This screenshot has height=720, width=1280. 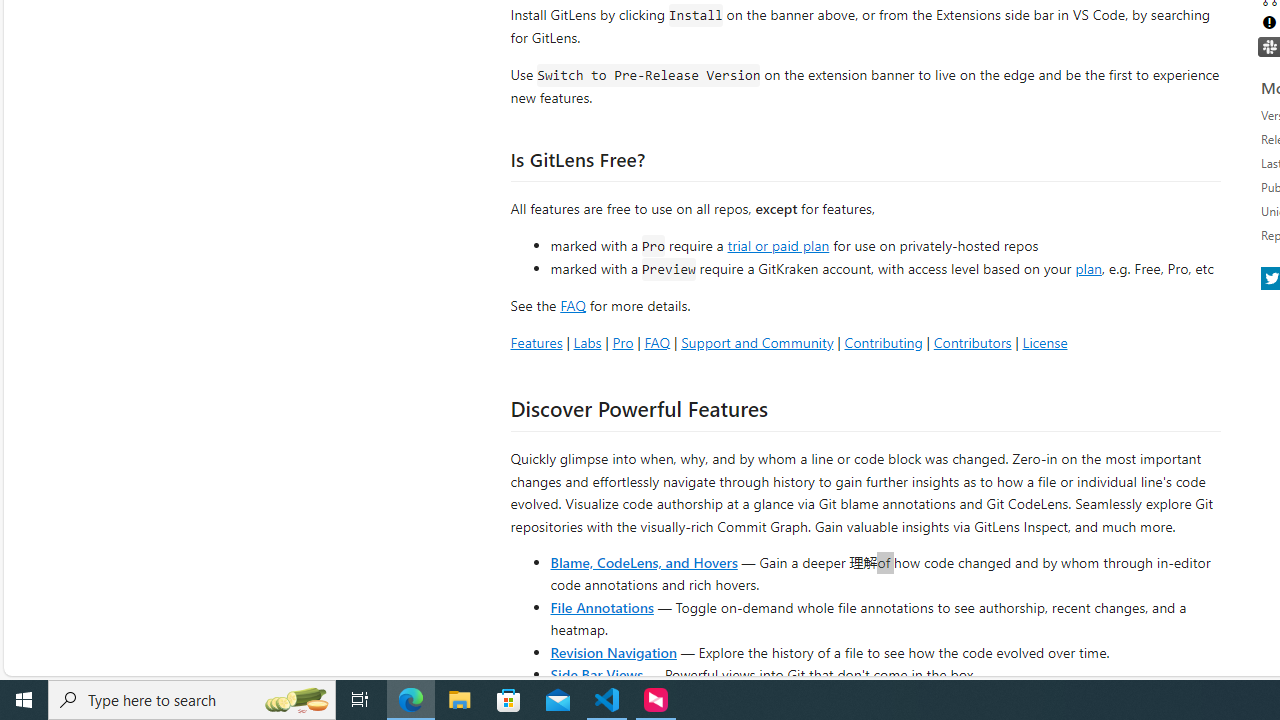 What do you see at coordinates (972, 341) in the screenshot?
I see `'Contributors'` at bounding box center [972, 341].